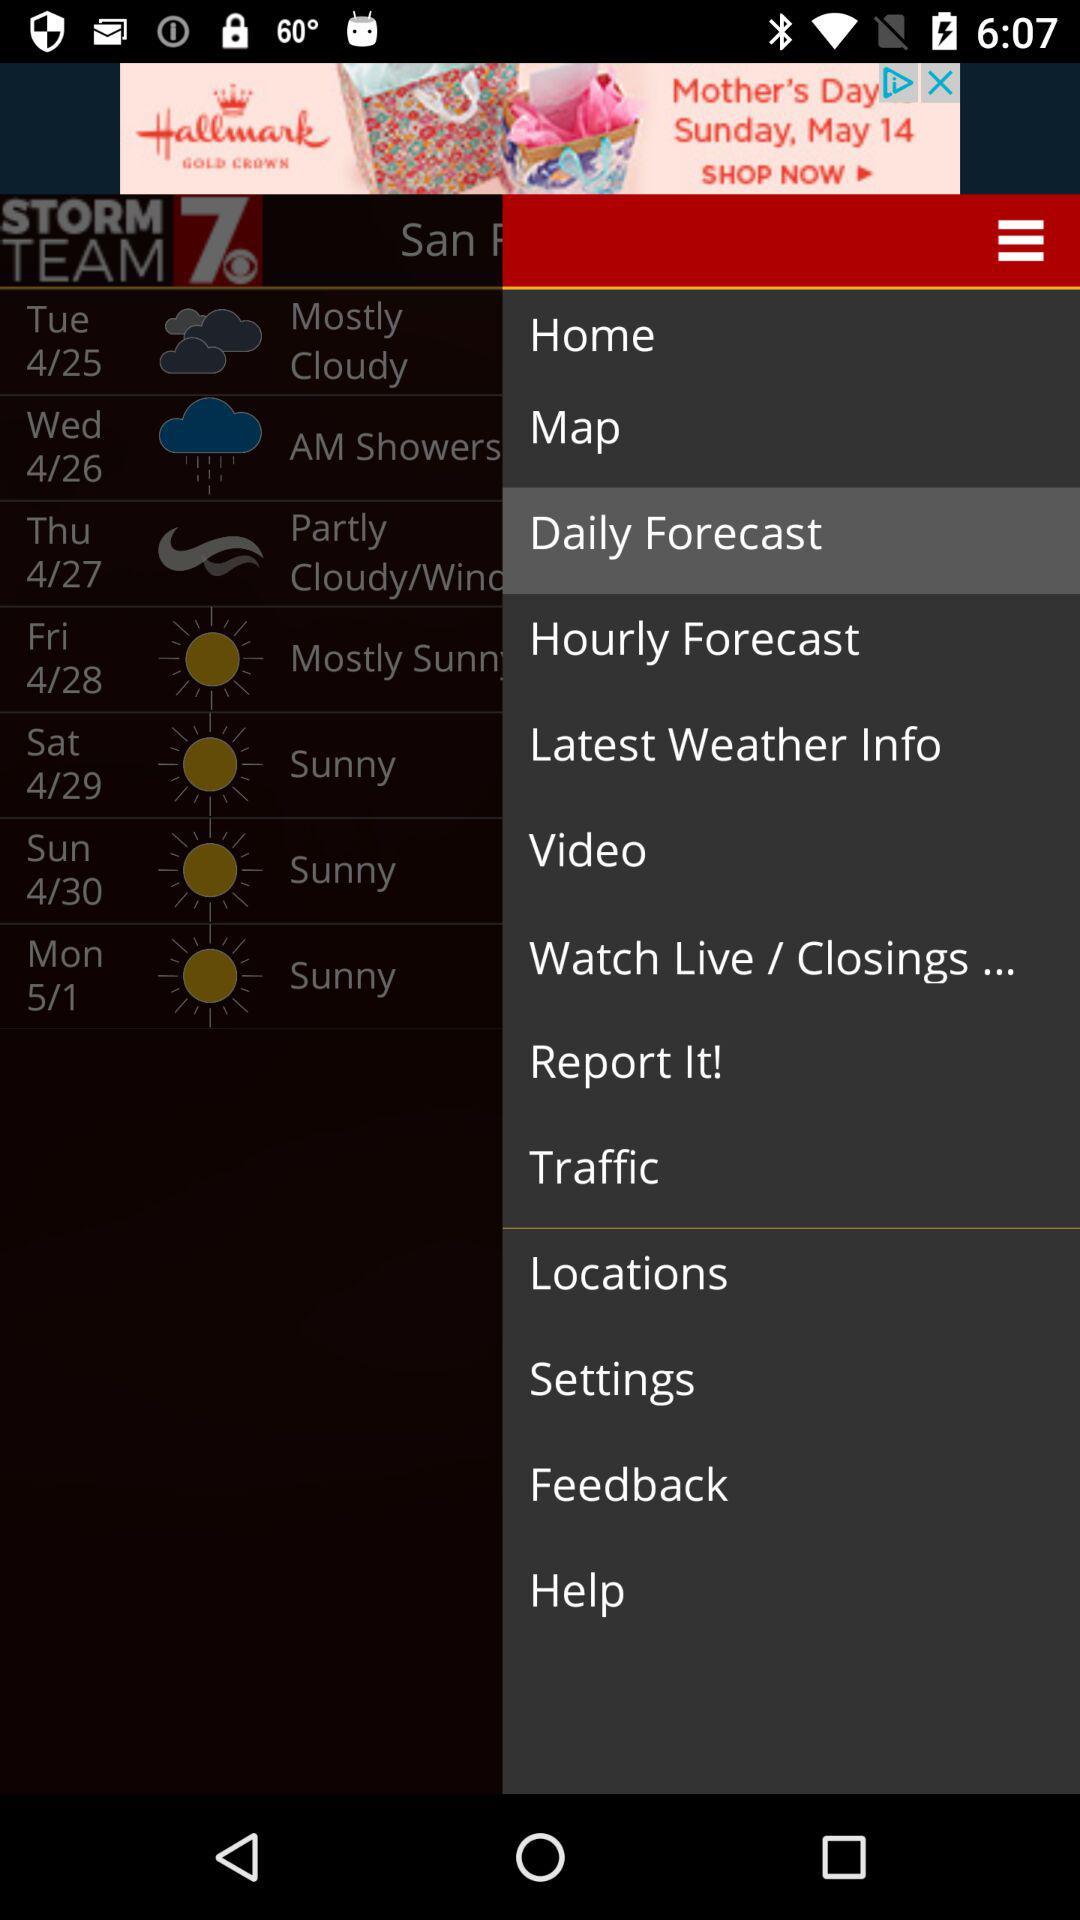 Image resolution: width=1080 pixels, height=1920 pixels. Describe the element at coordinates (774, 1590) in the screenshot. I see `help item` at that location.